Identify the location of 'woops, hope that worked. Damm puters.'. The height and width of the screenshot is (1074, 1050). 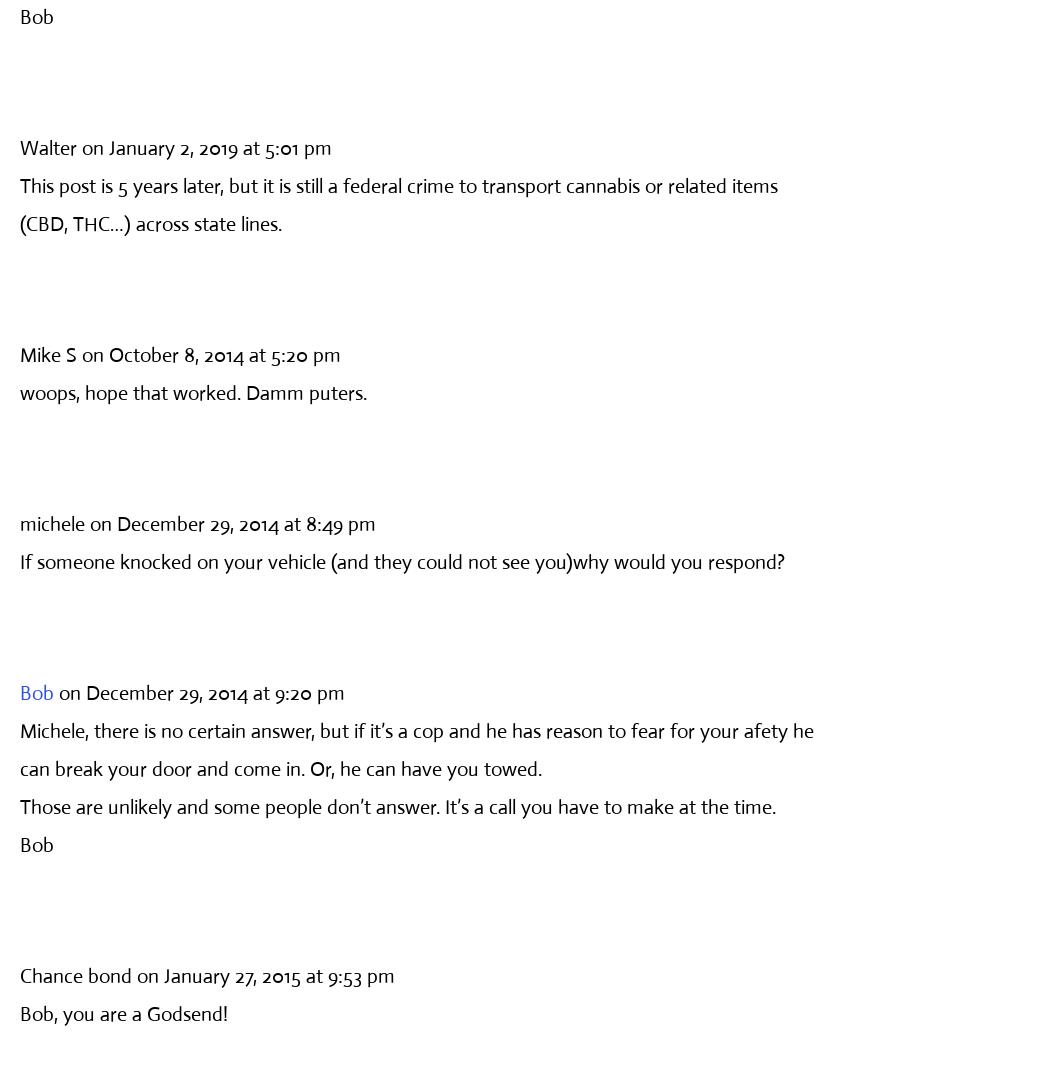
(192, 392).